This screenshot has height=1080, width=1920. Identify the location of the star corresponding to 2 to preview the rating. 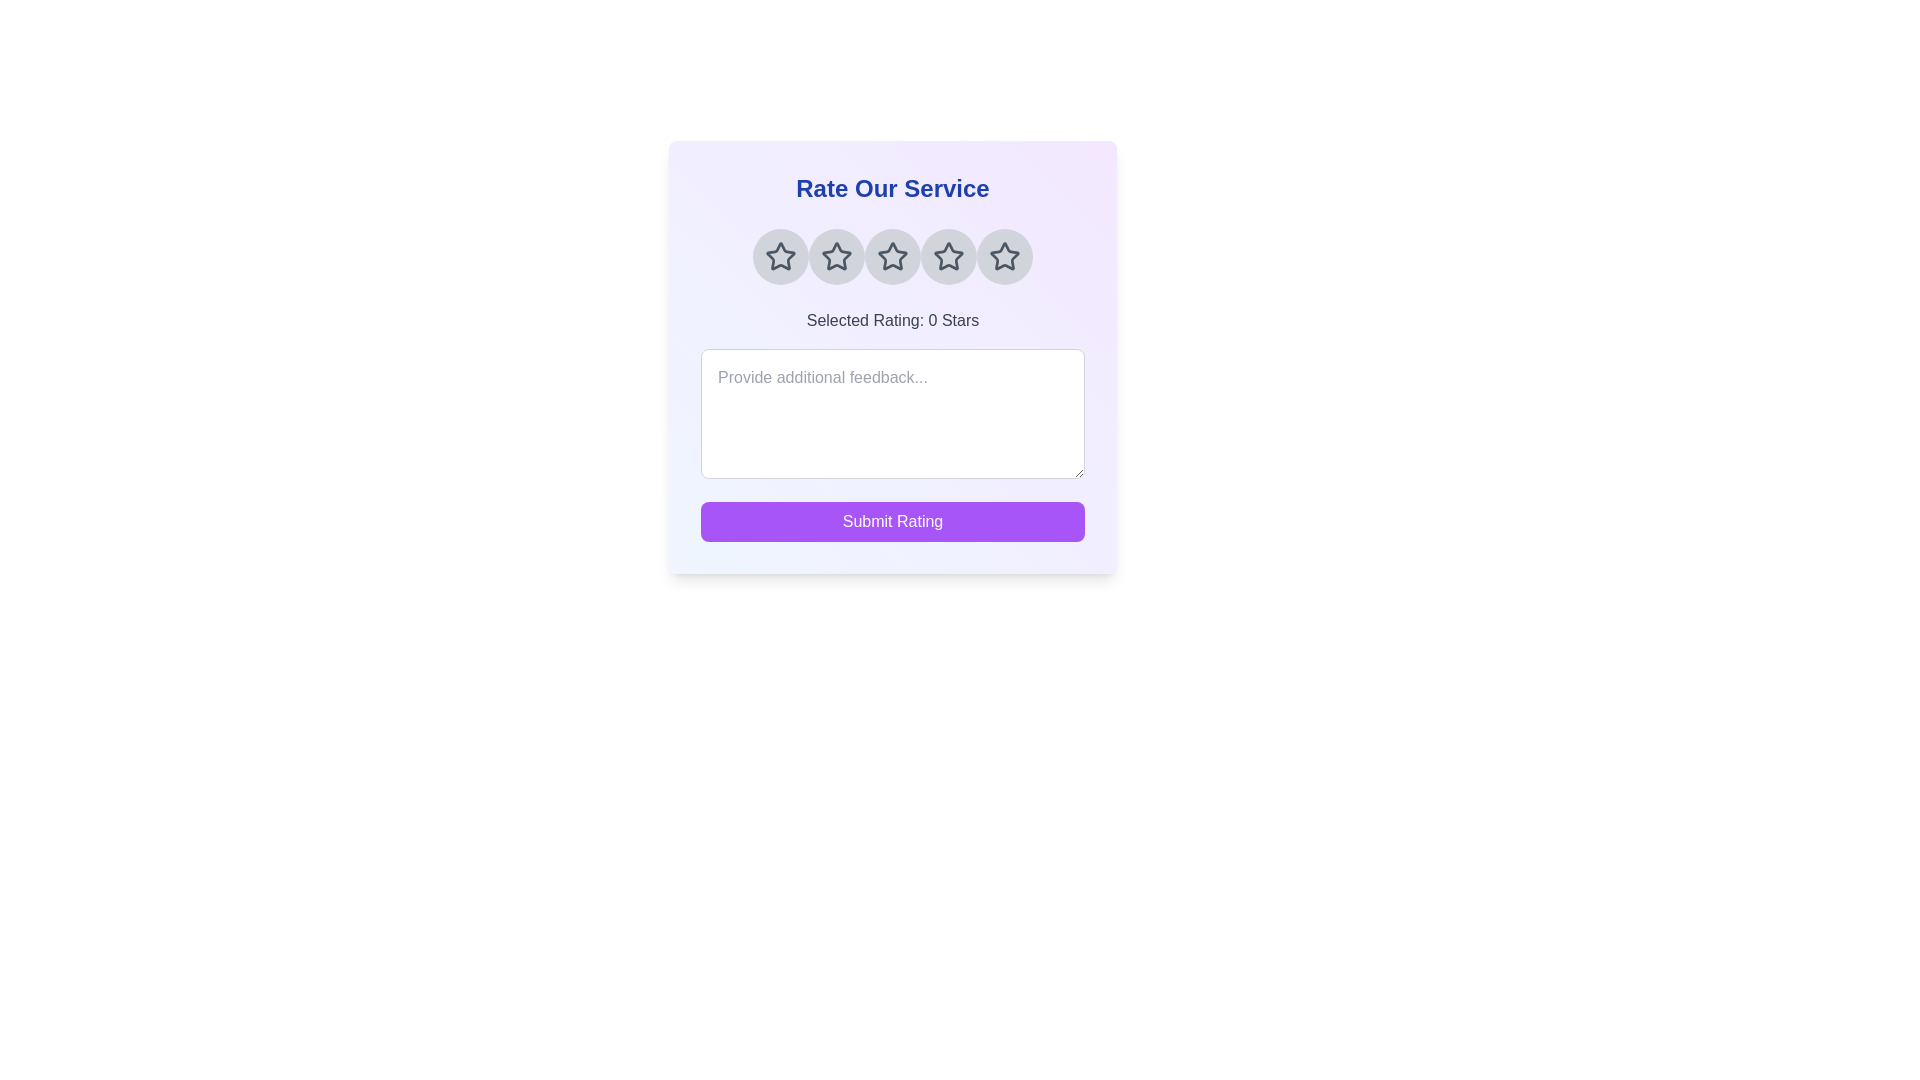
(836, 256).